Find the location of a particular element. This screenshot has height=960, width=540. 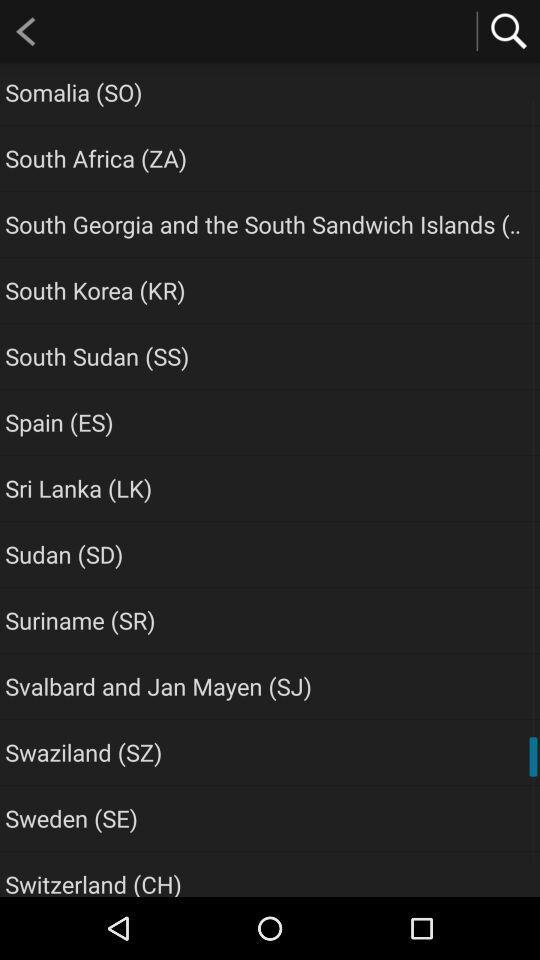

the spain (es) app is located at coordinates (59, 422).